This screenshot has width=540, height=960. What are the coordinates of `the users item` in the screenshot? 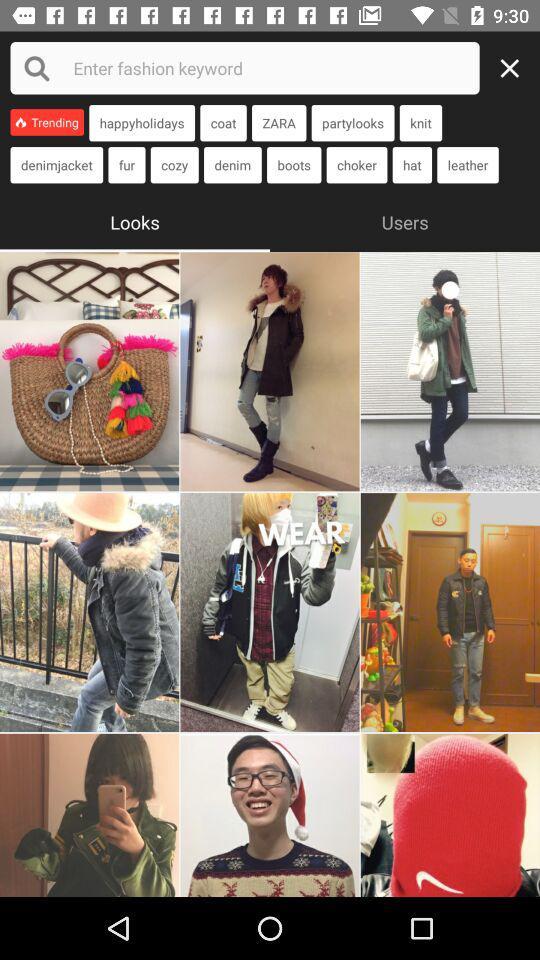 It's located at (405, 220).